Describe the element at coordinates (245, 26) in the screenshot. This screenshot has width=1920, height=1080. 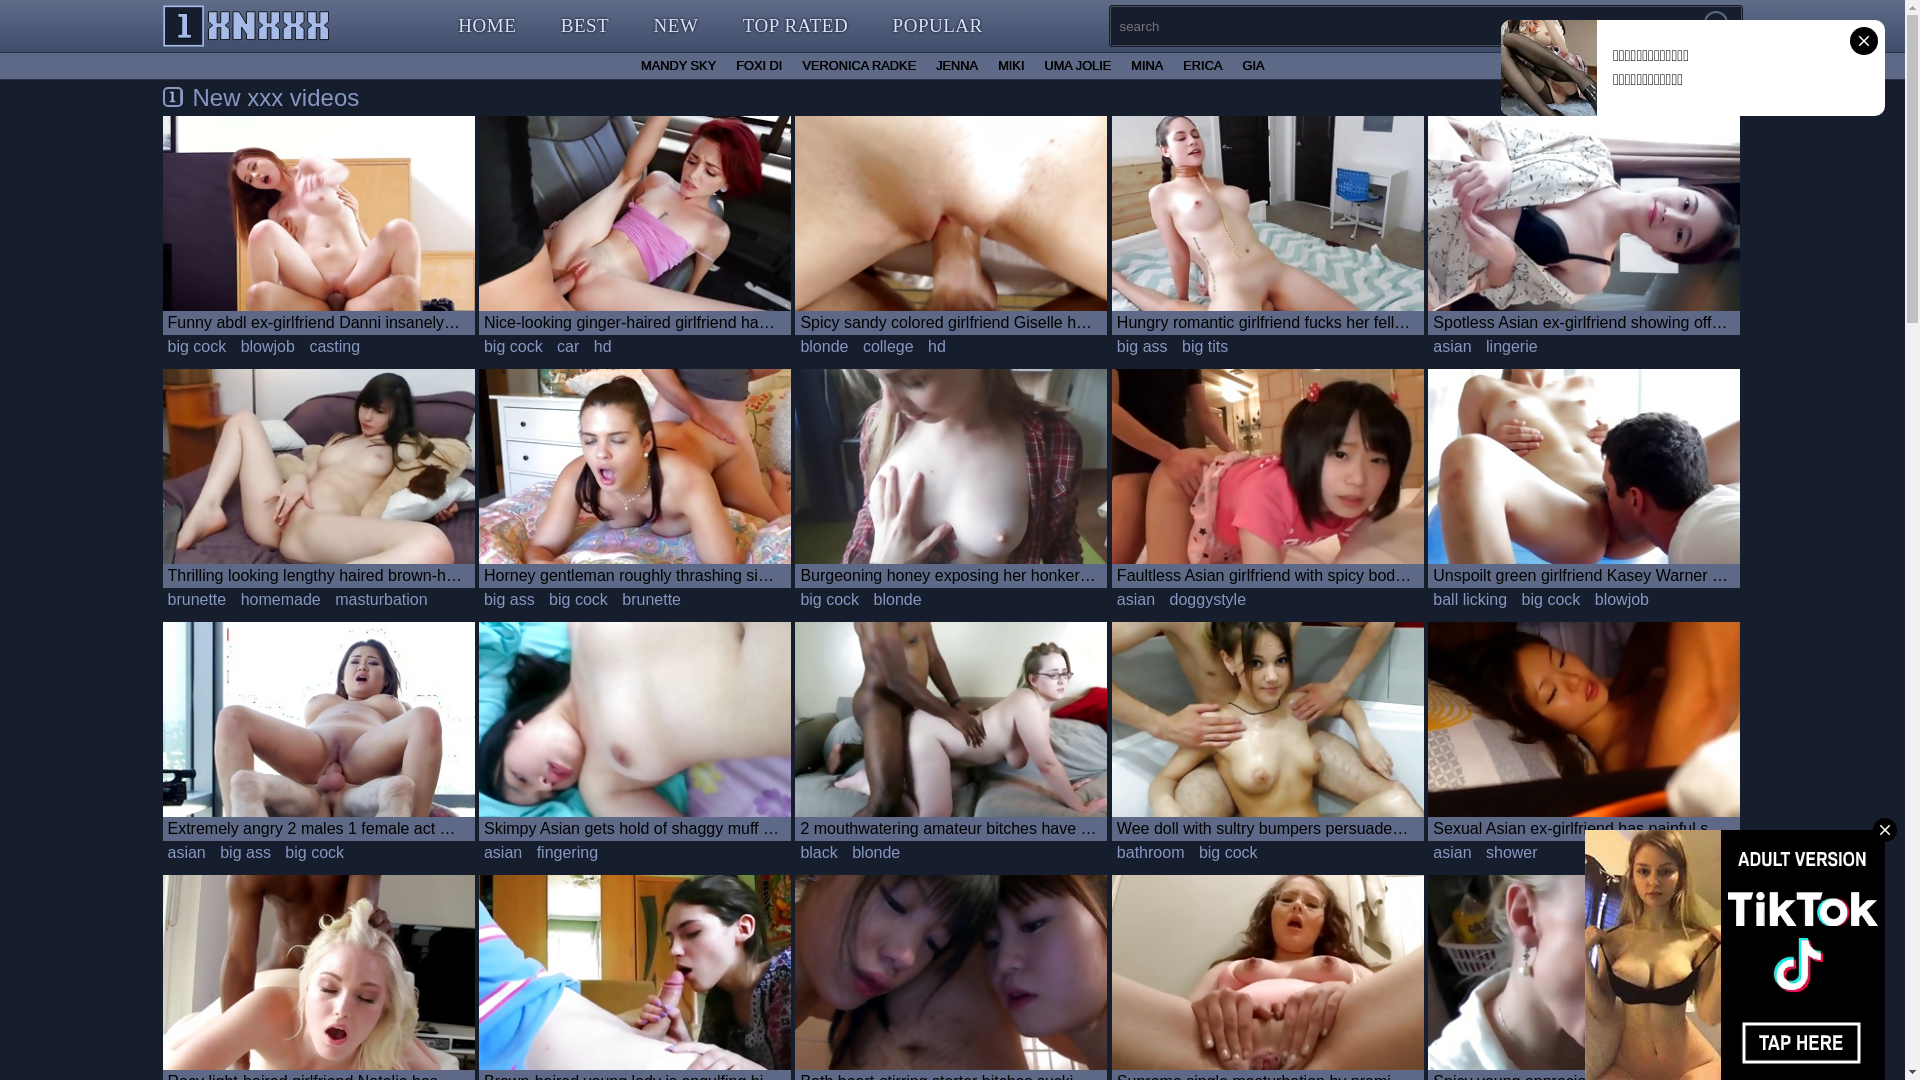
I see `'1xnxxx.com'` at that location.